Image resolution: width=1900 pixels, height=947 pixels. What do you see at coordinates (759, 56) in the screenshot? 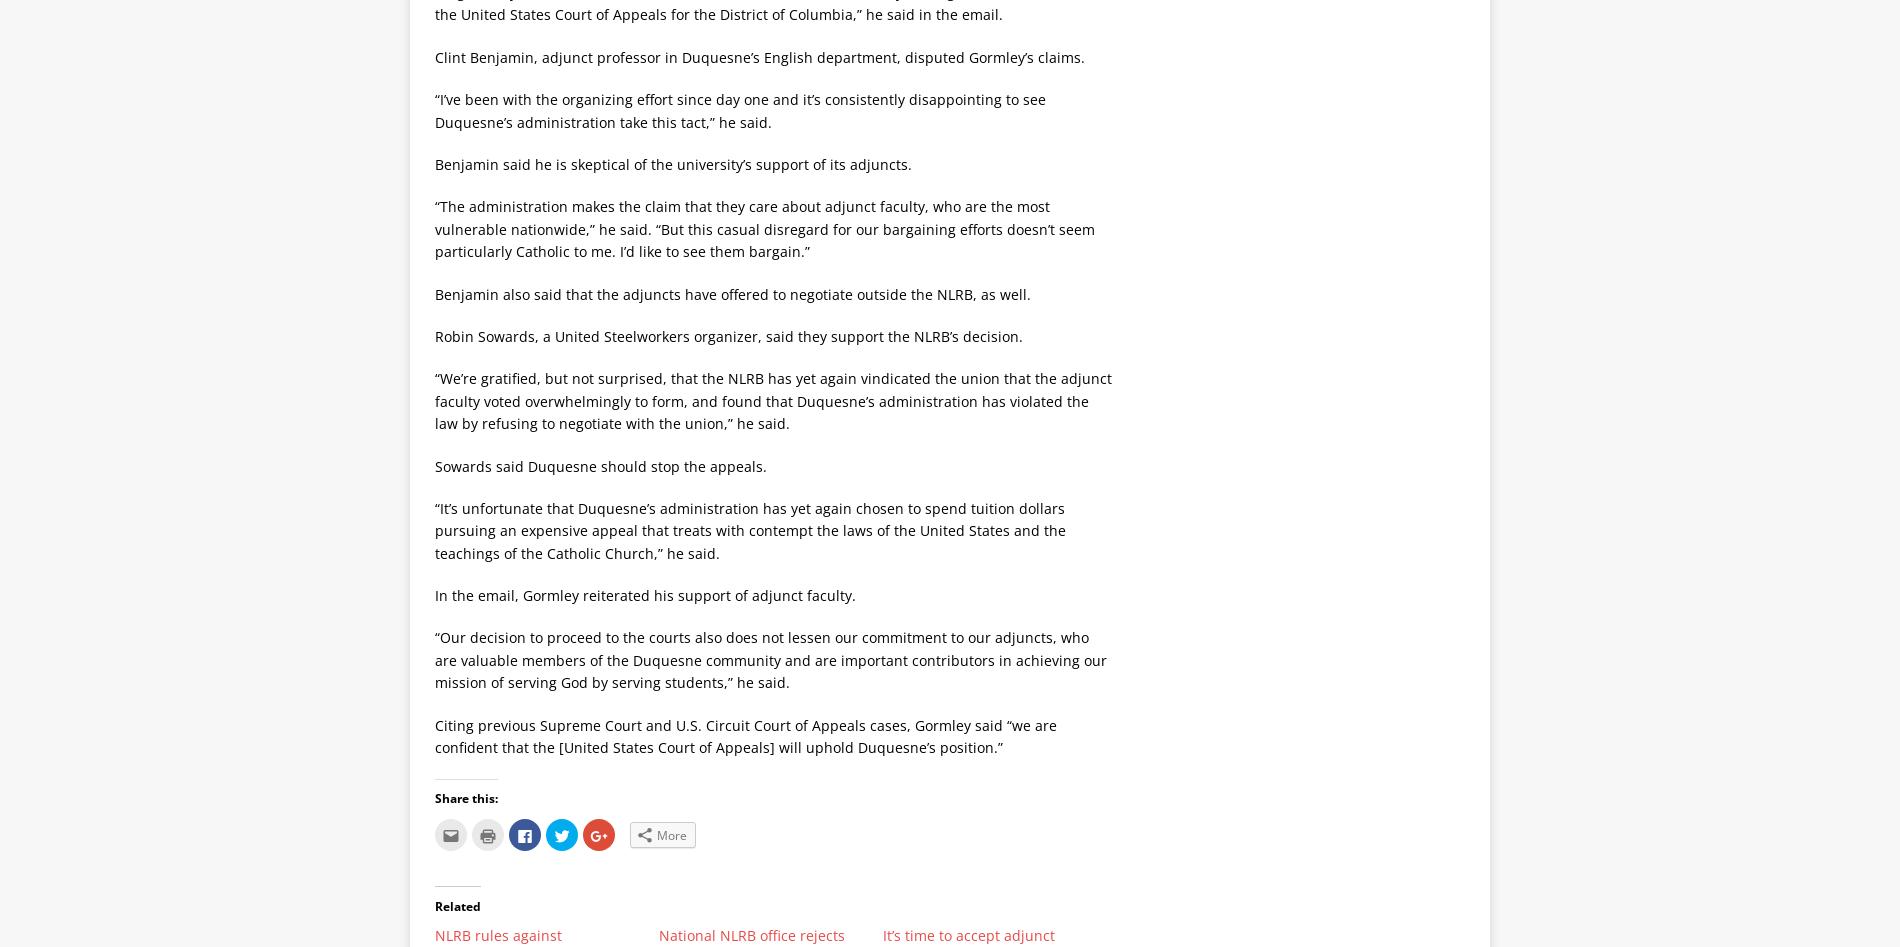
I see `'Clint Benjamin, adjunct professor in Duquesne’s English department, disputed Gormley’s claims.'` at bounding box center [759, 56].